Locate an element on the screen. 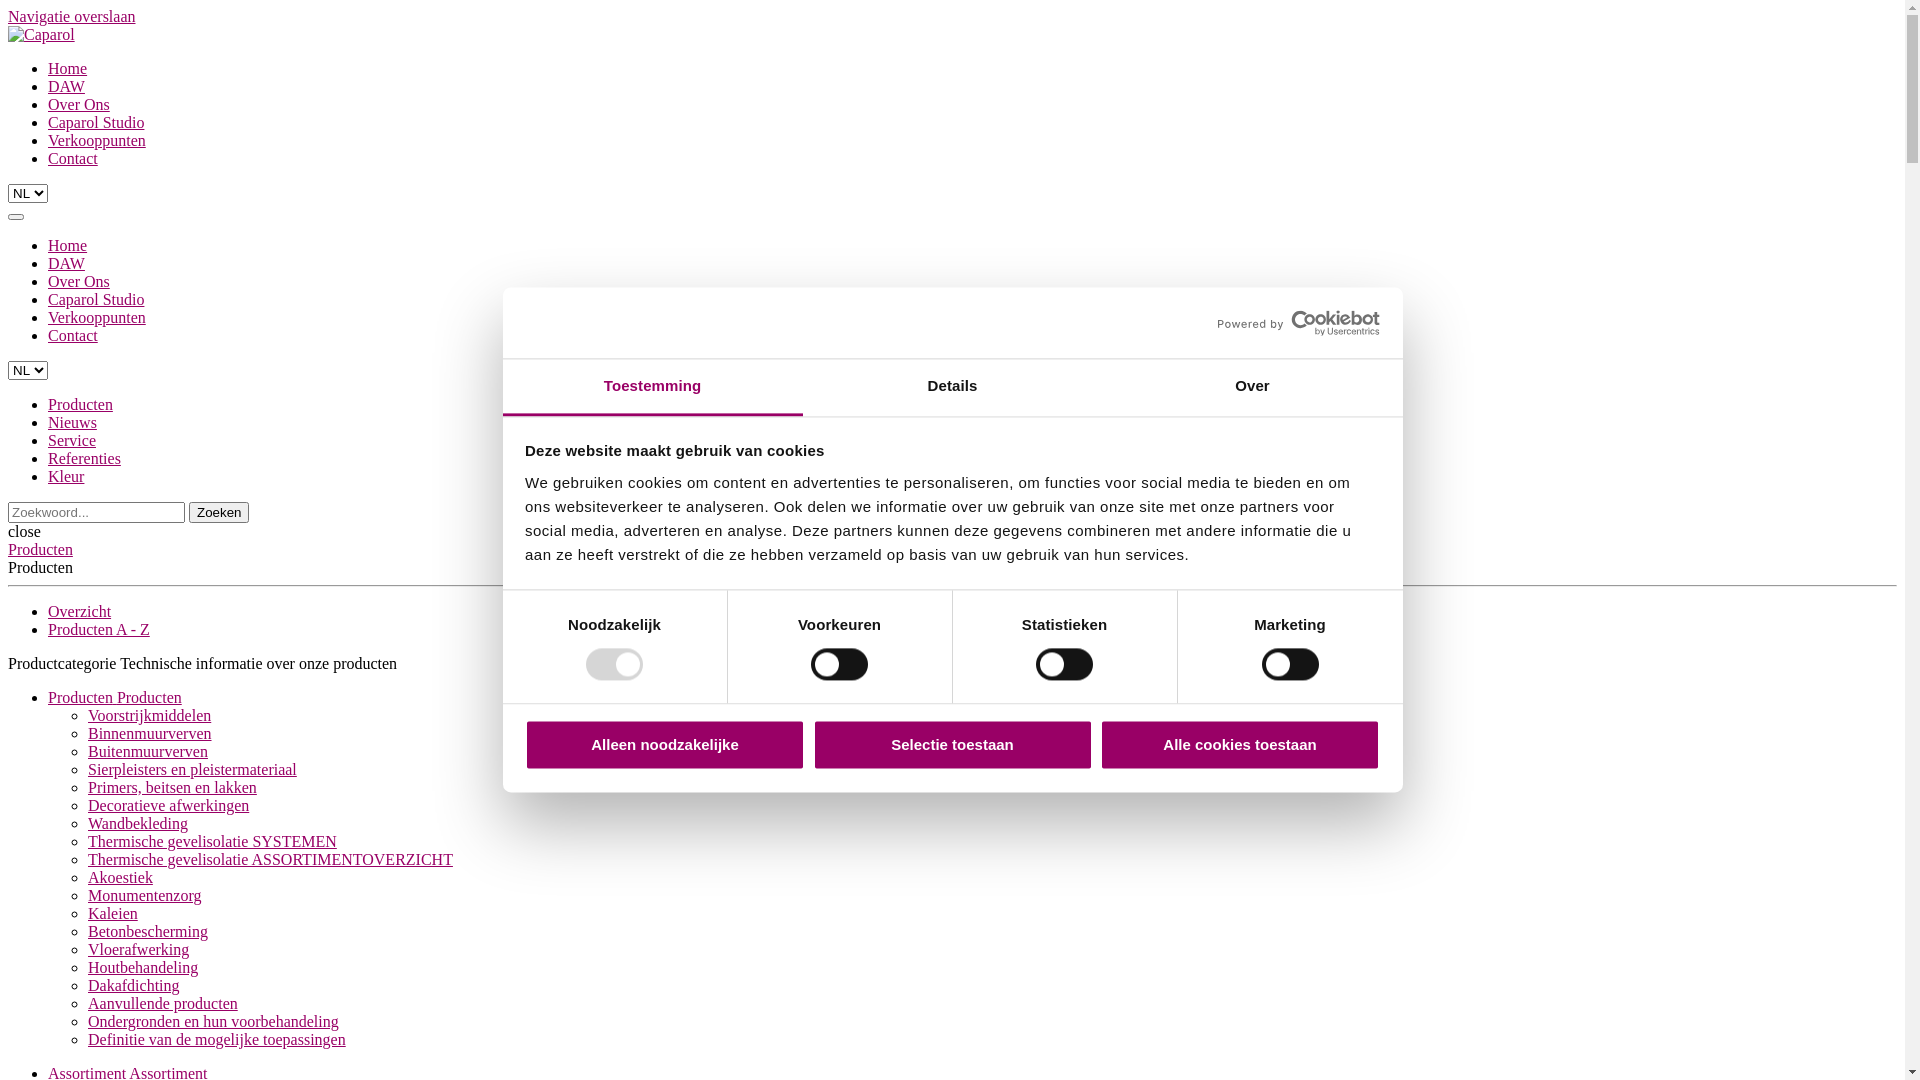  'DAW' is located at coordinates (66, 85).